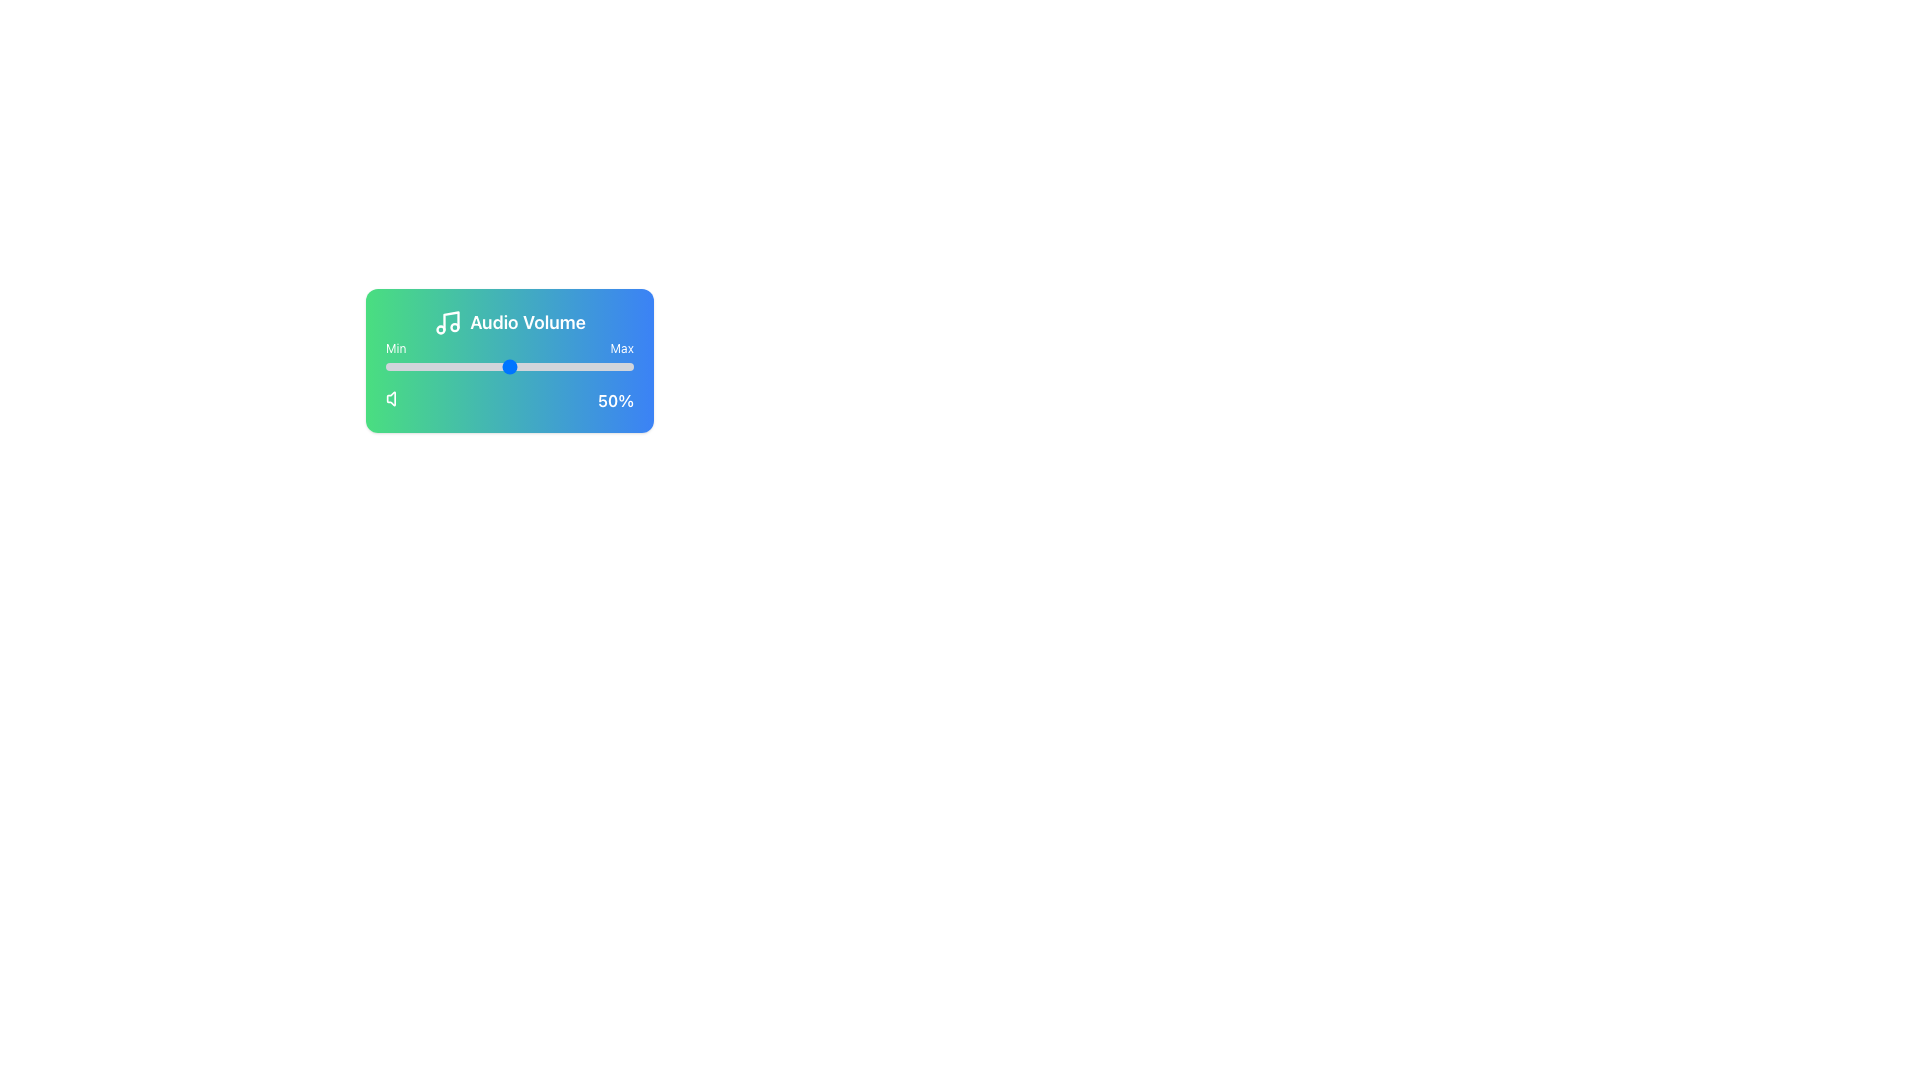 The image size is (1920, 1080). What do you see at coordinates (400, 366) in the screenshot?
I see `the volume` at bounding box center [400, 366].